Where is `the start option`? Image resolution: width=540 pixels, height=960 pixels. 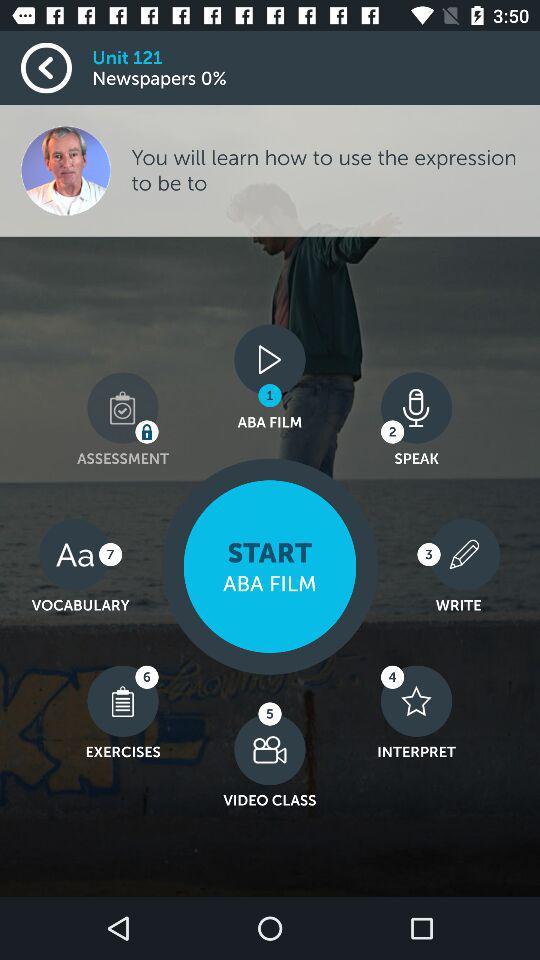
the start option is located at coordinates (270, 566).